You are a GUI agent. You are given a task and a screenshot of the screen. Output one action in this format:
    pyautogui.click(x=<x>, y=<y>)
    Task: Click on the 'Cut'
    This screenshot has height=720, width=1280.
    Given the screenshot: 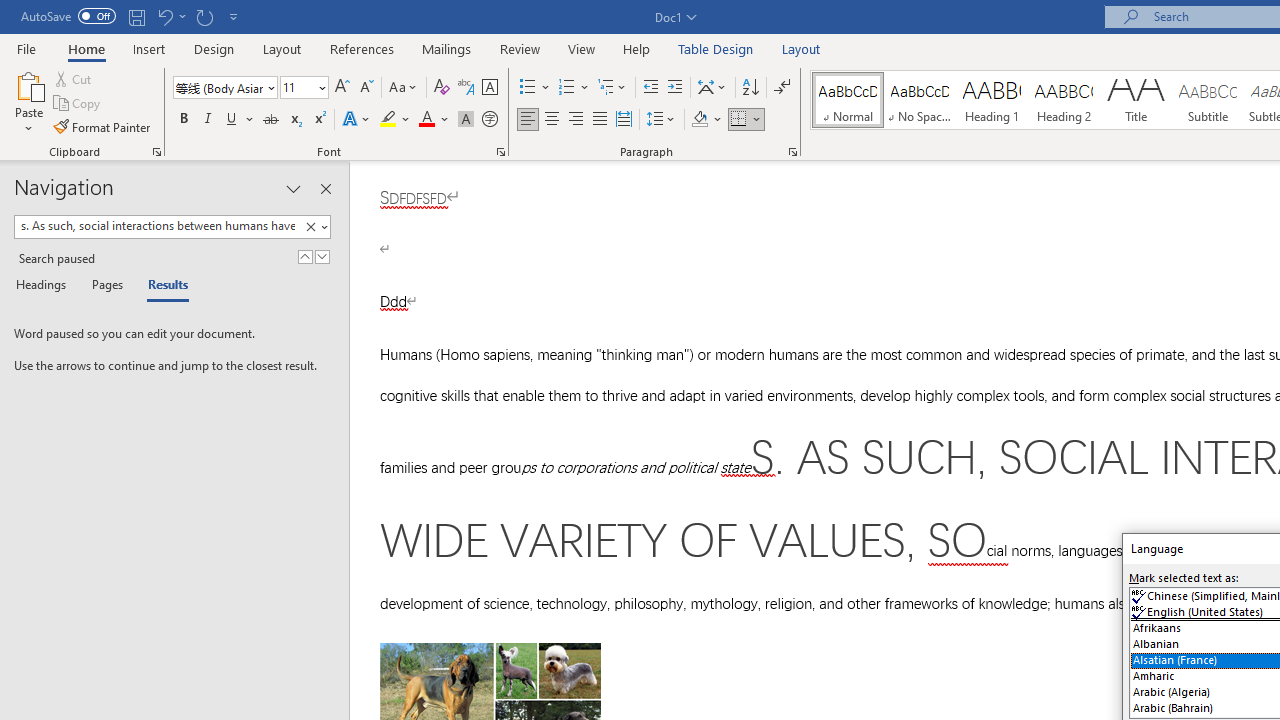 What is the action you would take?
    pyautogui.click(x=74, y=78)
    